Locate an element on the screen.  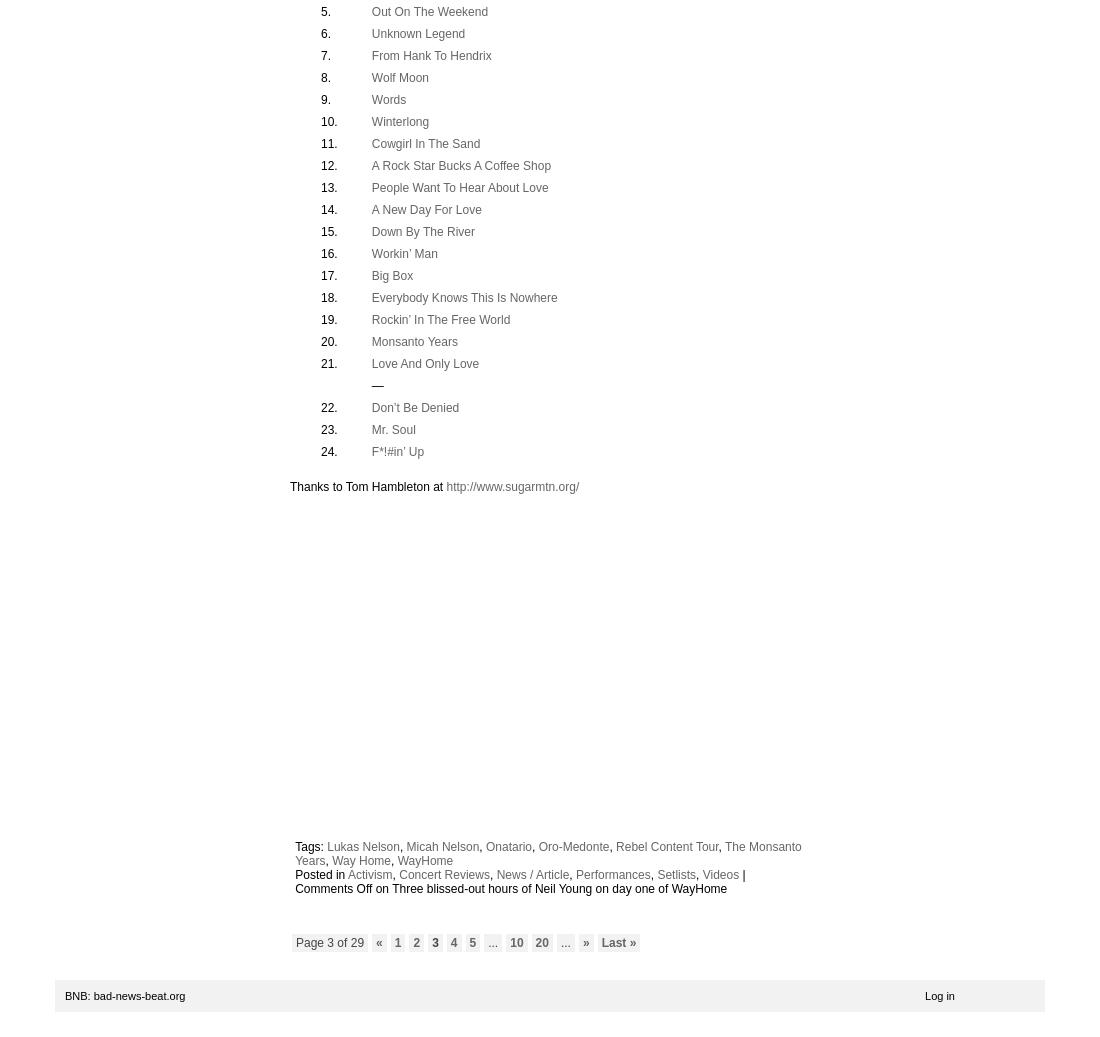
'Lukas Nelson' is located at coordinates (363, 847).